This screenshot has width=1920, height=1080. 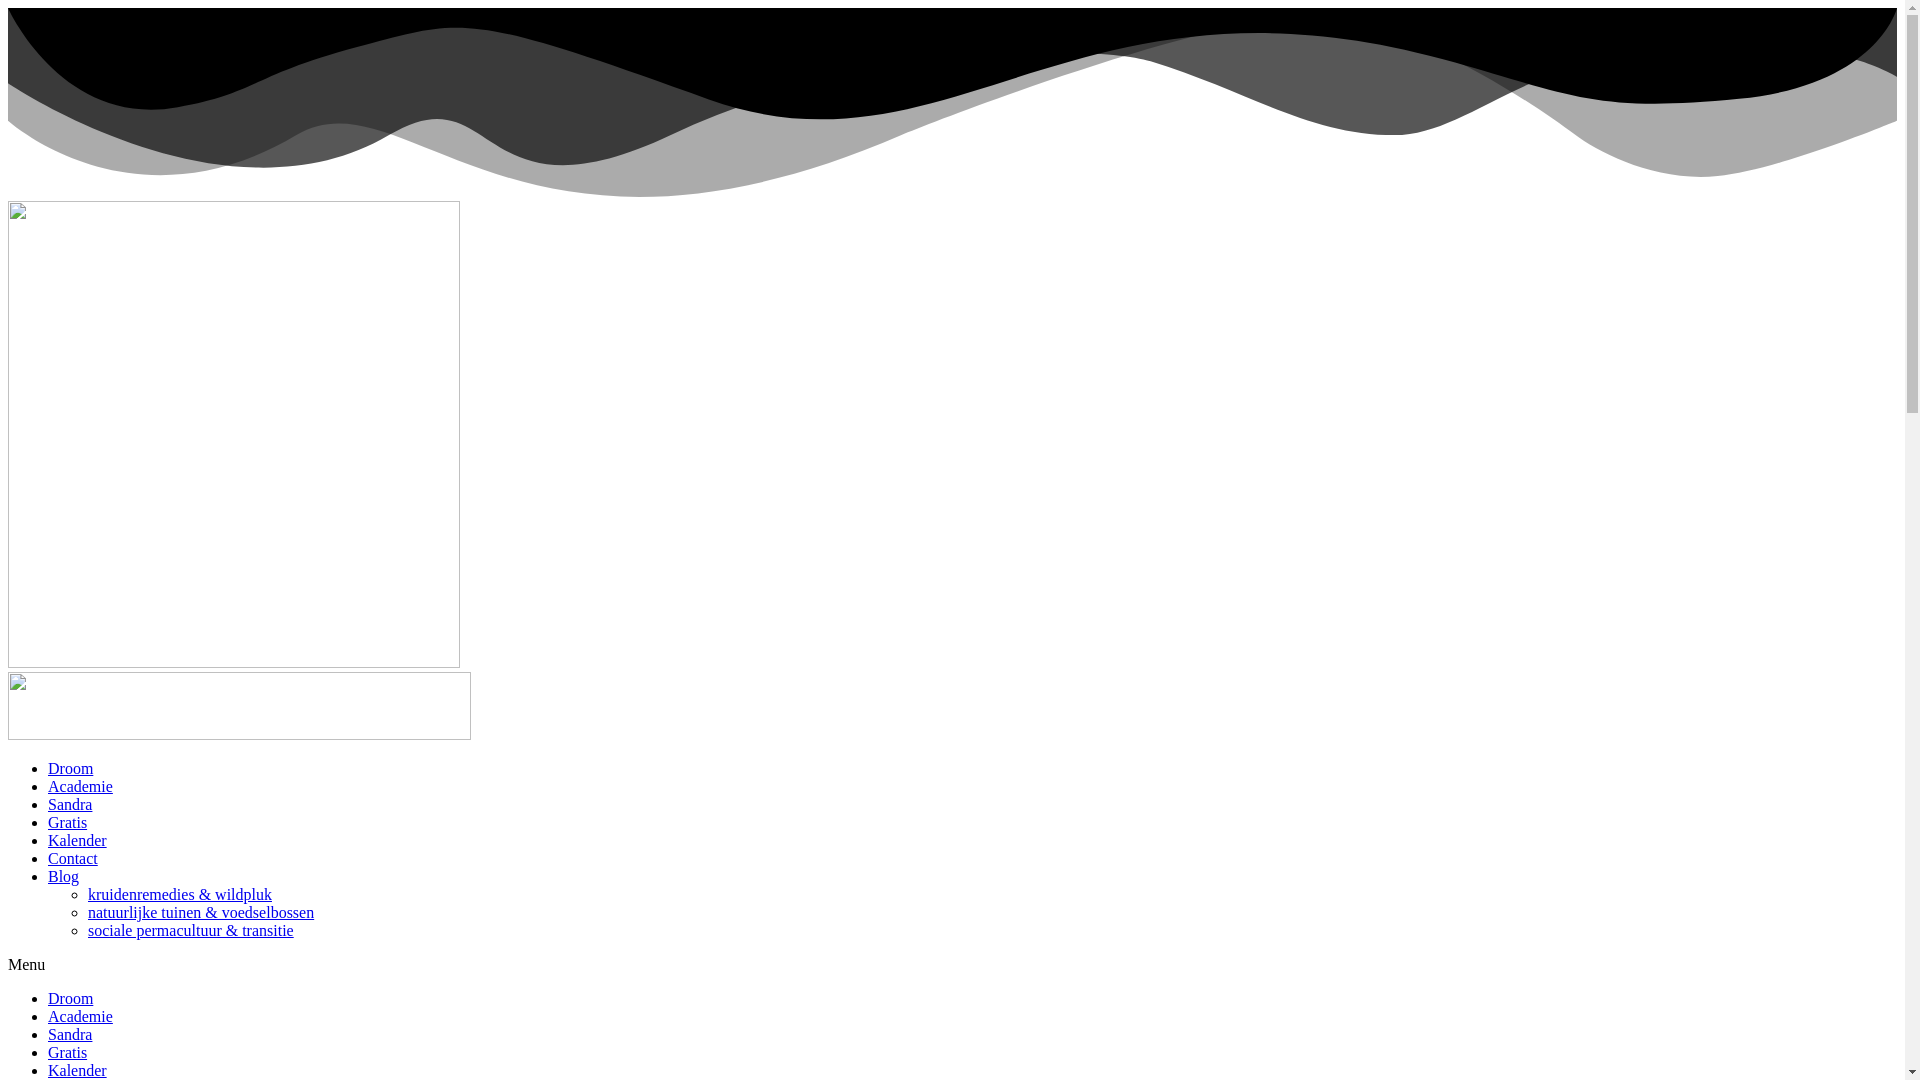 I want to click on 'Droom', so click(x=70, y=767).